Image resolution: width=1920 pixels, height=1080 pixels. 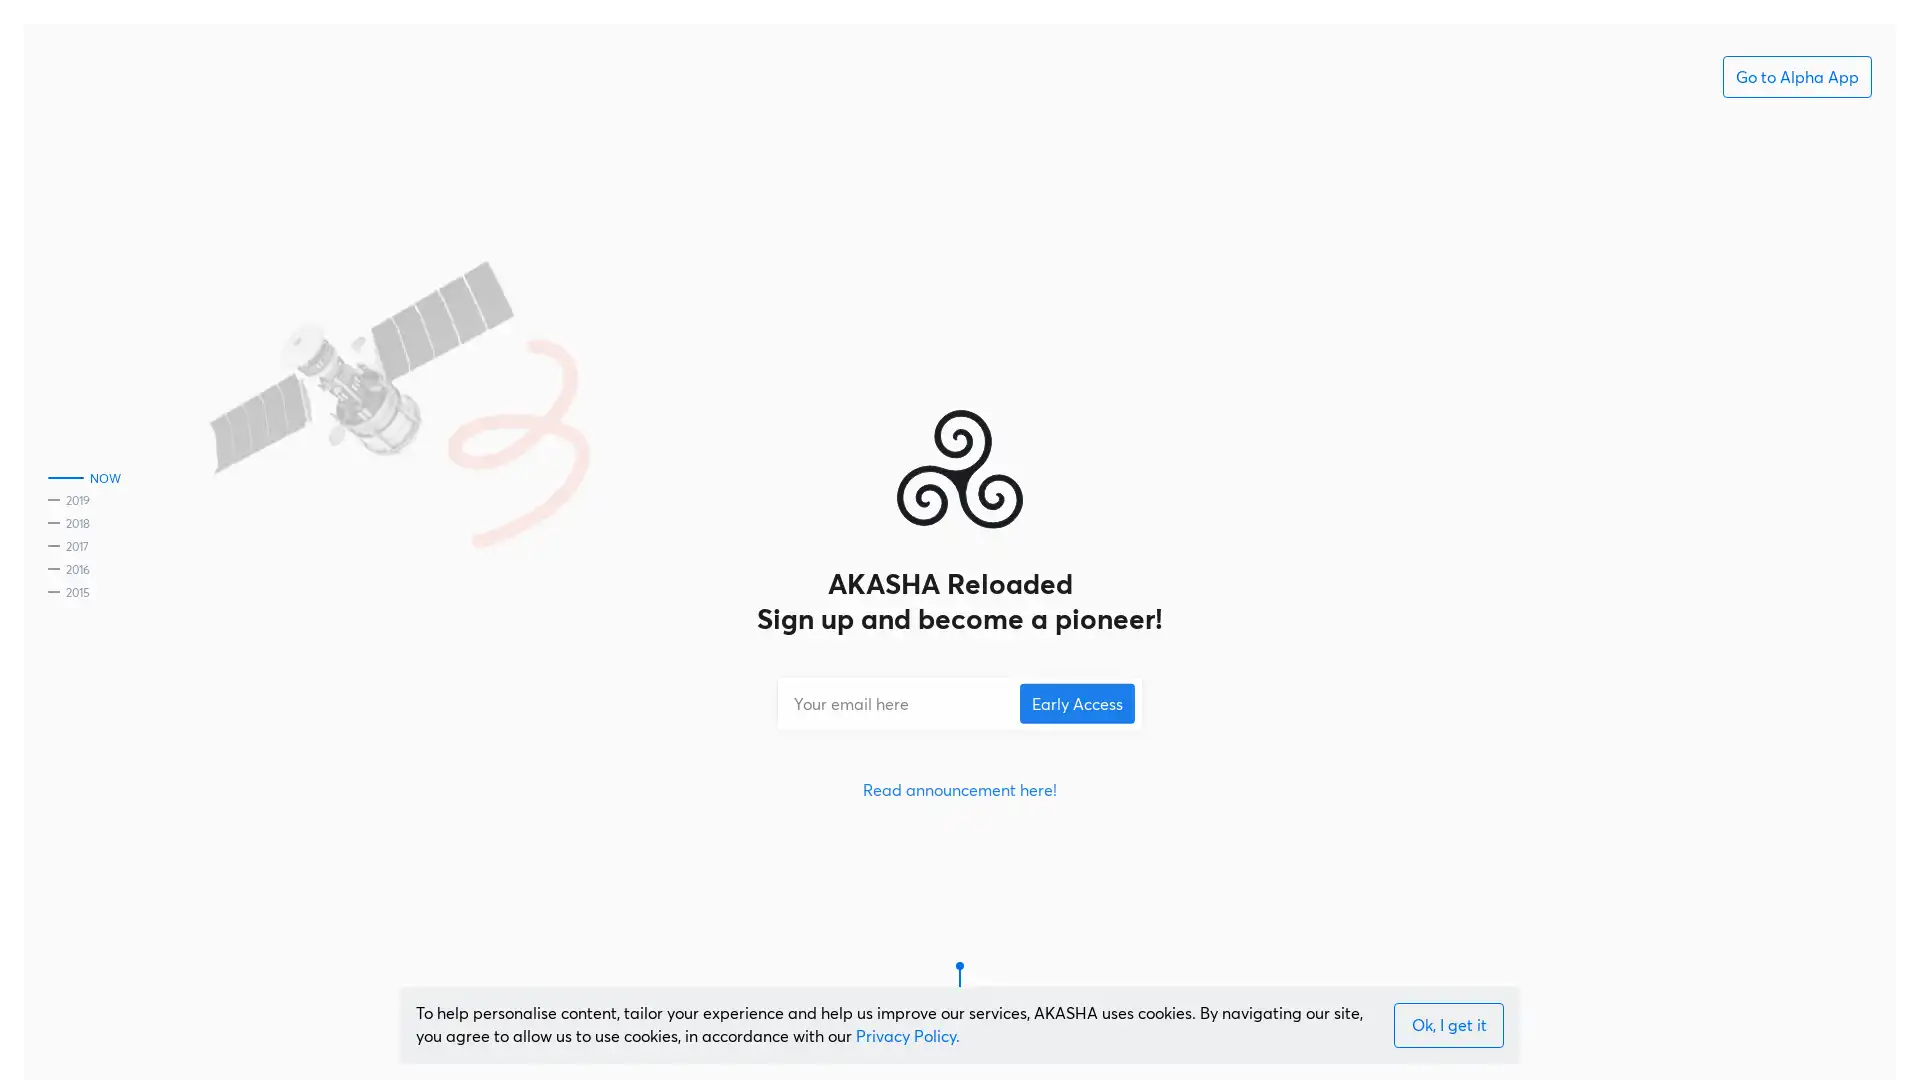 I want to click on 2019, so click(x=68, y=501).